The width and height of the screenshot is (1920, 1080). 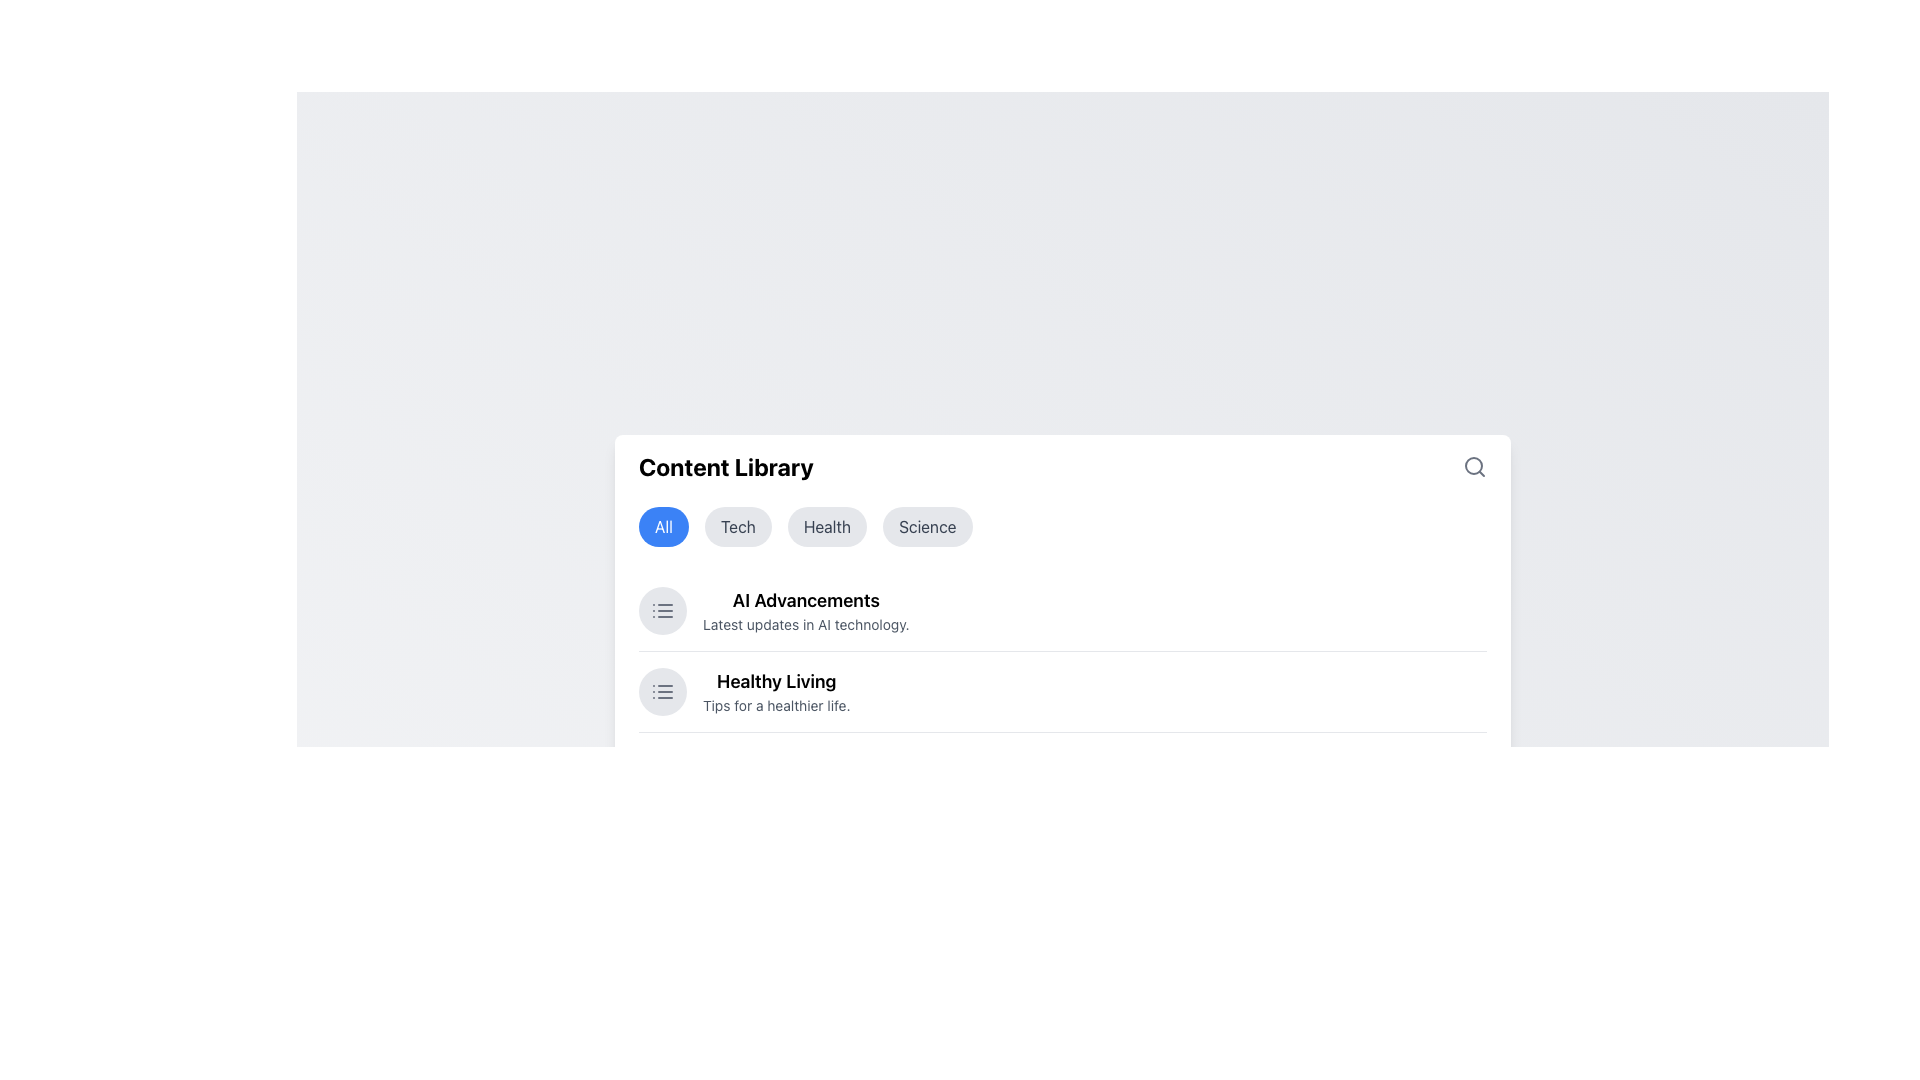 What do you see at coordinates (662, 690) in the screenshot?
I see `the icon depicting three horizontal lines in a list layout, which is located within a light gray circular button in the sidebar of the Content Library interface` at bounding box center [662, 690].